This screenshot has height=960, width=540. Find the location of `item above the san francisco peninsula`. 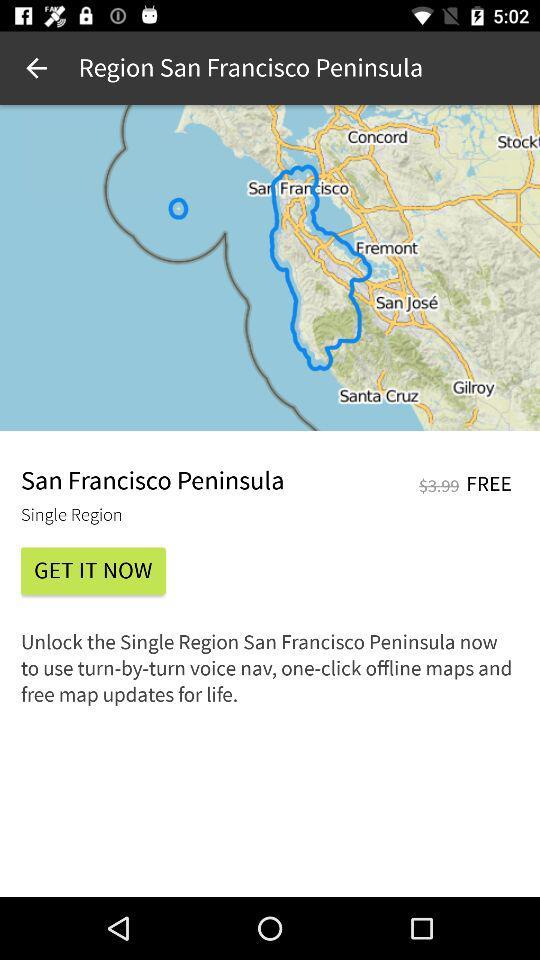

item above the san francisco peninsula is located at coordinates (270, 267).